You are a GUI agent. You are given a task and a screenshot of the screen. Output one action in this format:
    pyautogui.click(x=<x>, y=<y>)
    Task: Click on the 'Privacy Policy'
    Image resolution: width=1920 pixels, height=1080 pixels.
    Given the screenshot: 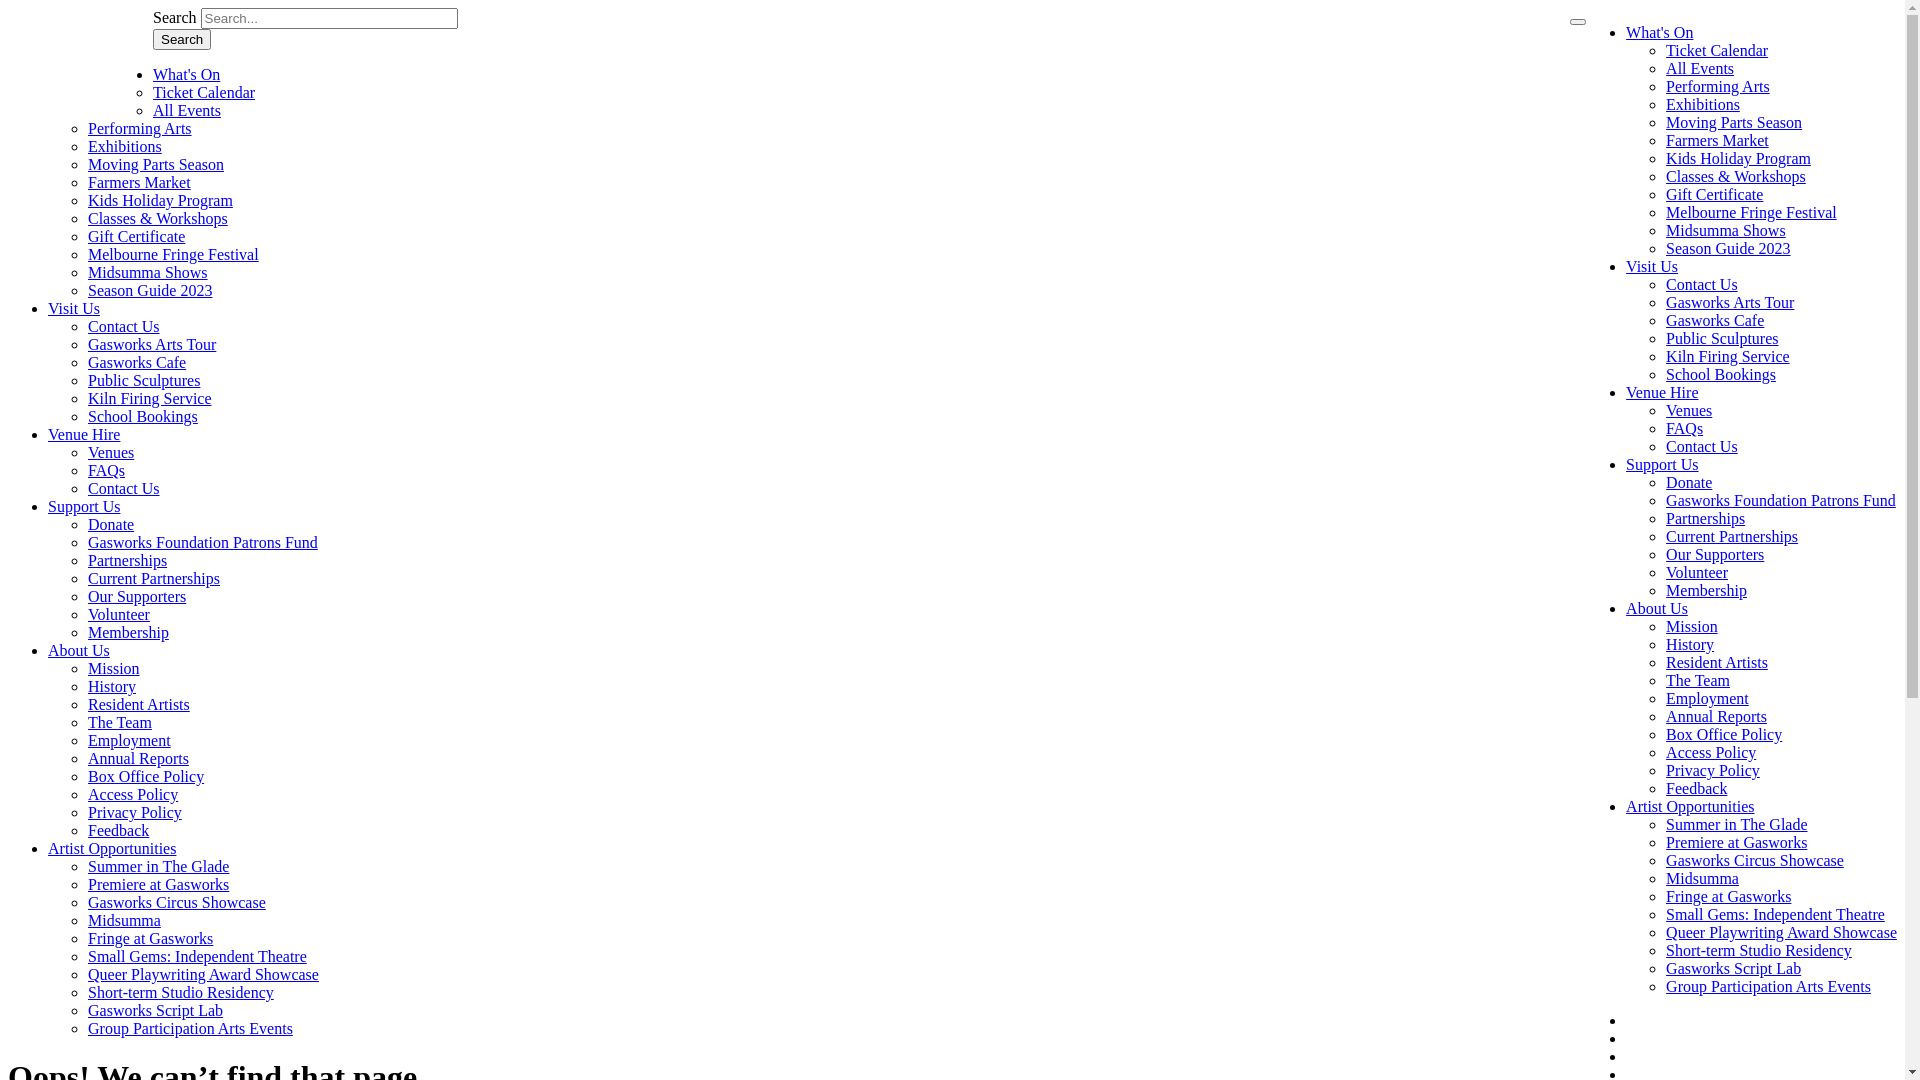 What is the action you would take?
    pyautogui.click(x=1712, y=769)
    